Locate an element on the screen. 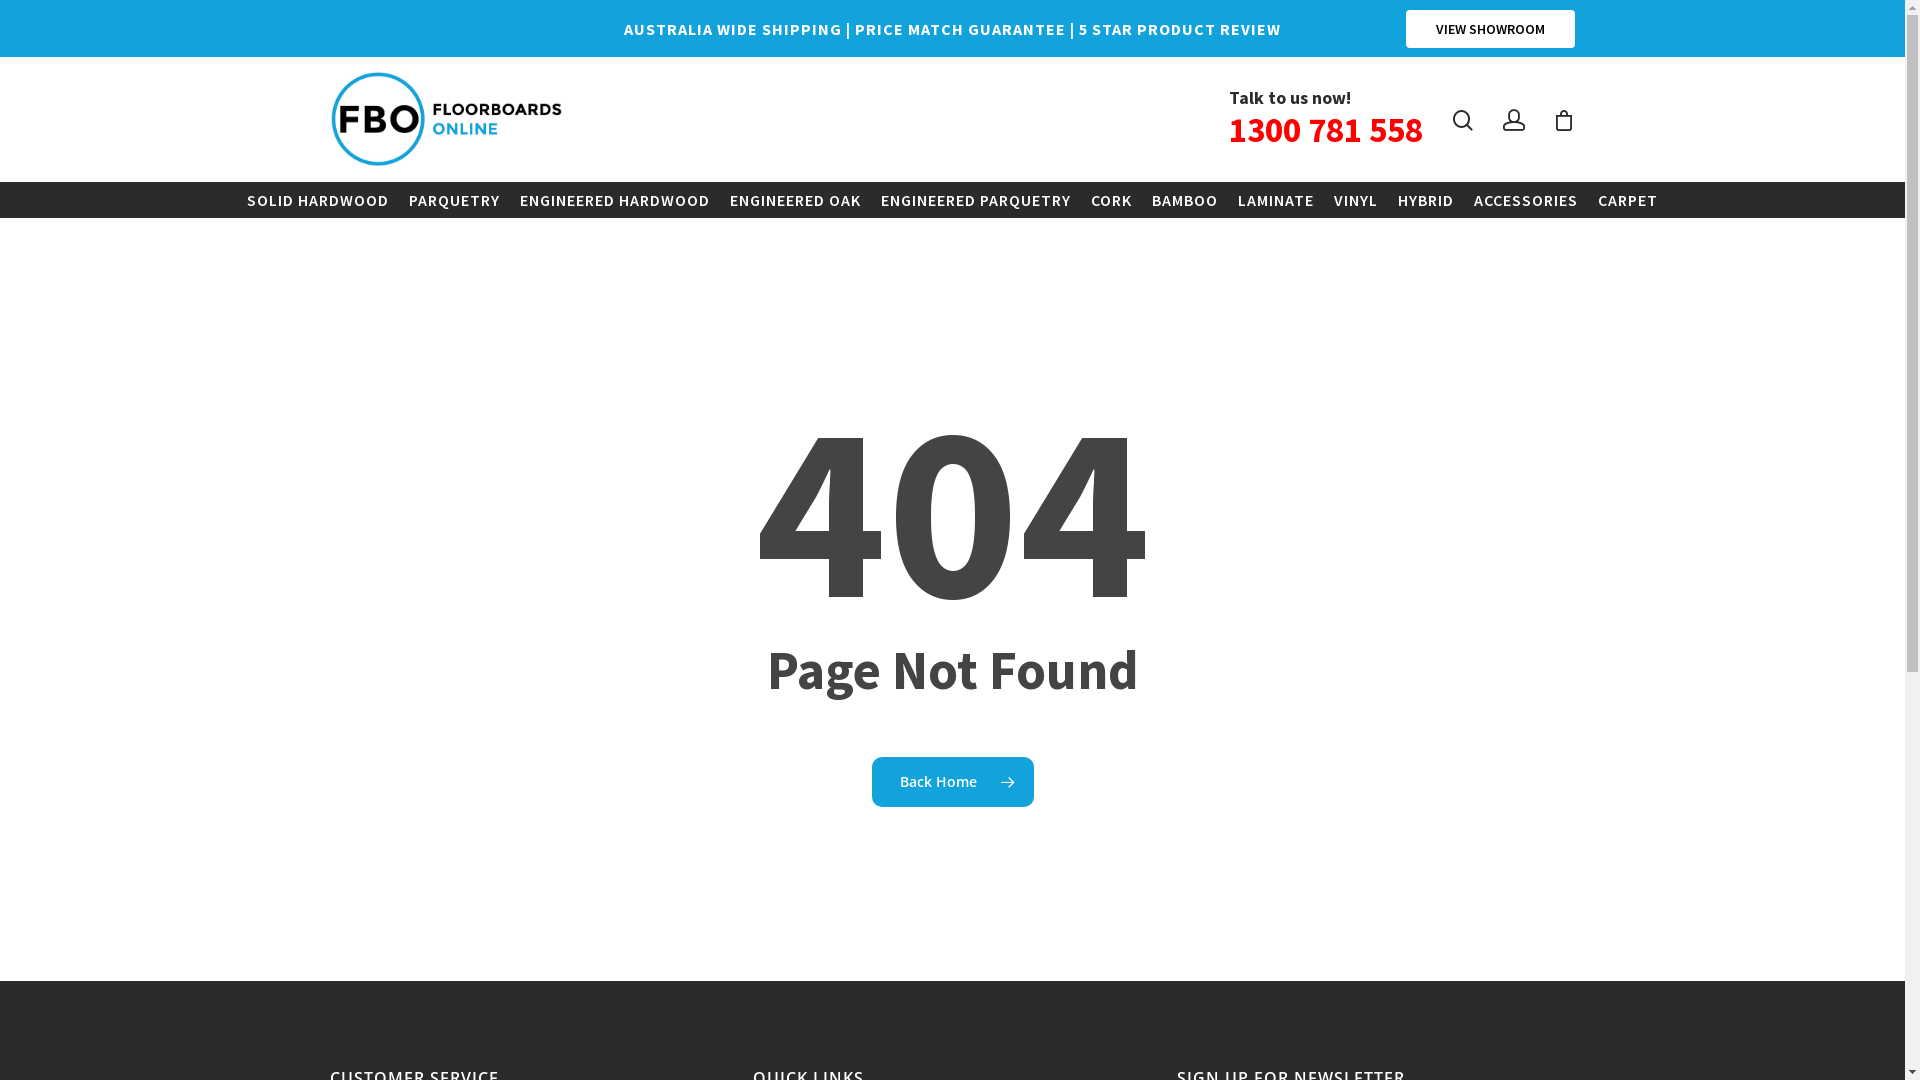 The image size is (1920, 1080). 'BAMBOO' is located at coordinates (1185, 200).